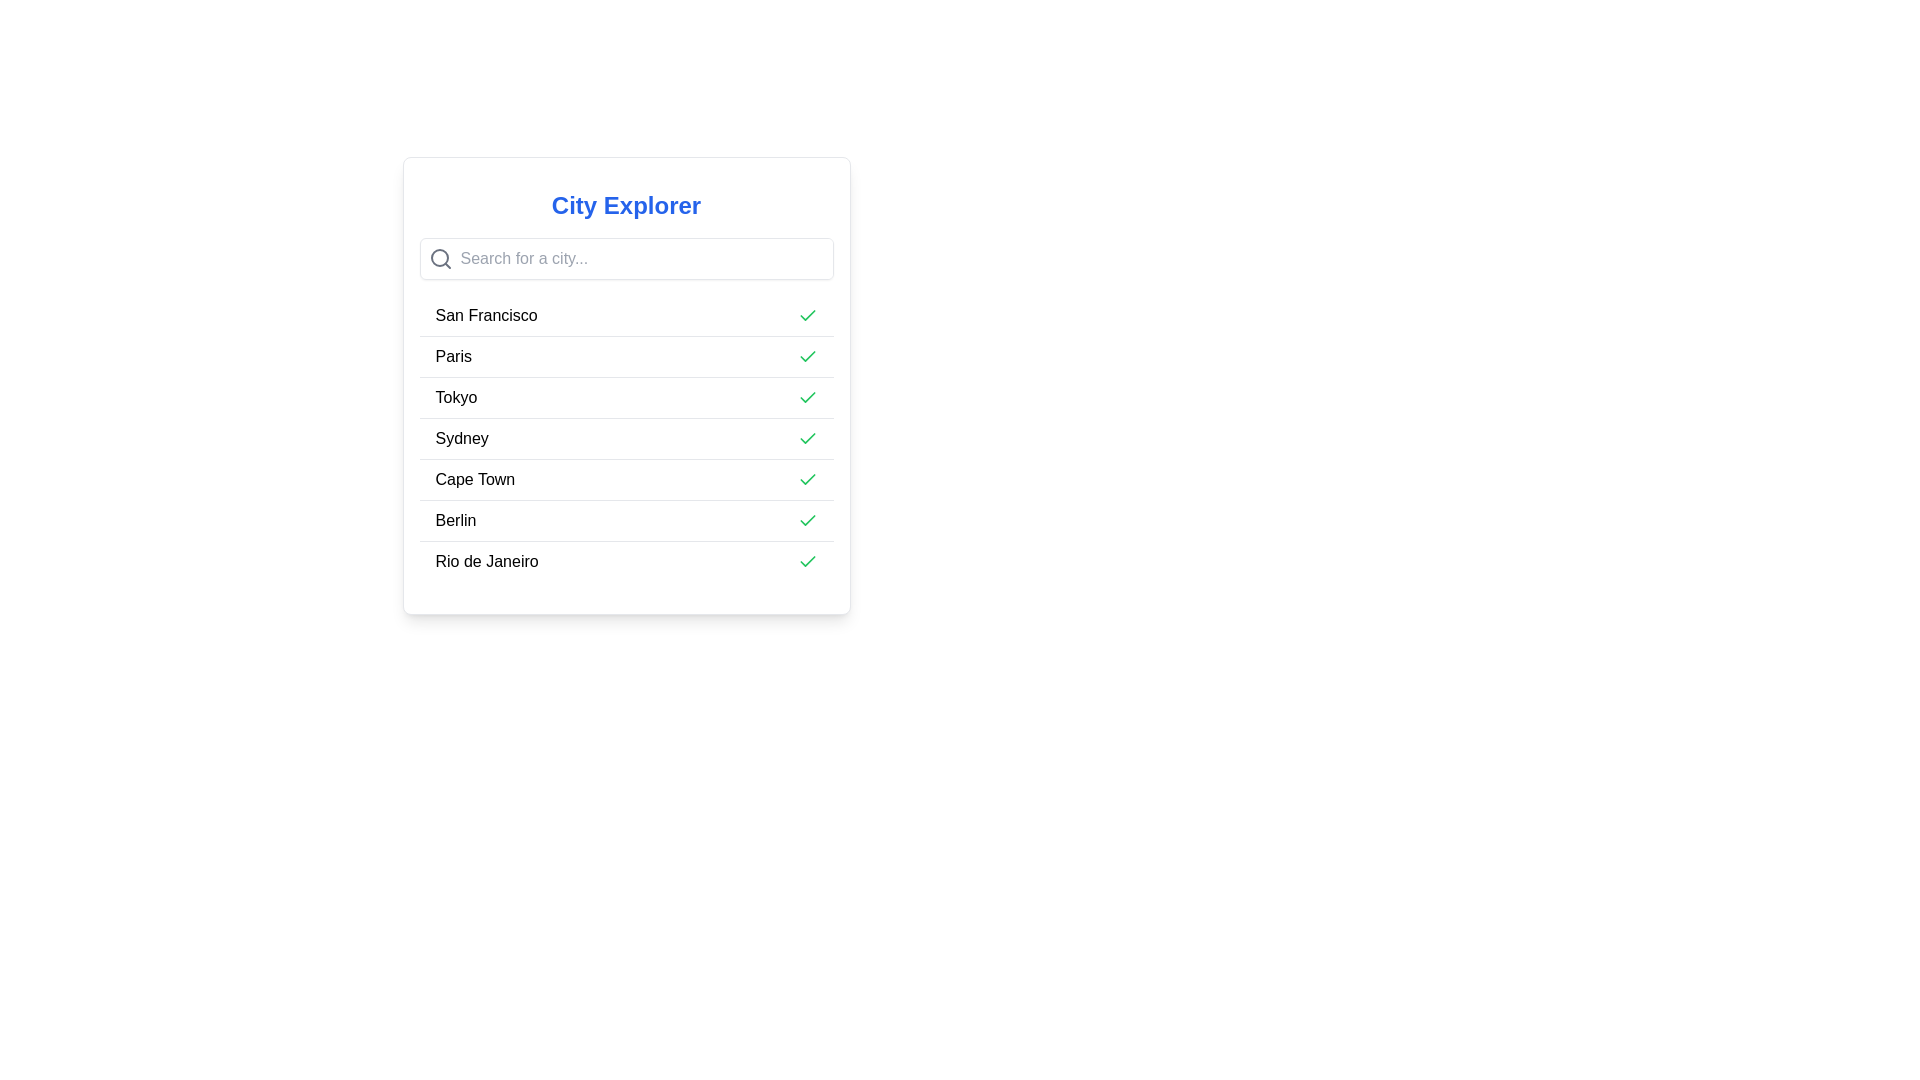  What do you see at coordinates (807, 437) in the screenshot?
I see `the checkmark icon indicating 'checked' status for the 'Sydney' row in the list` at bounding box center [807, 437].